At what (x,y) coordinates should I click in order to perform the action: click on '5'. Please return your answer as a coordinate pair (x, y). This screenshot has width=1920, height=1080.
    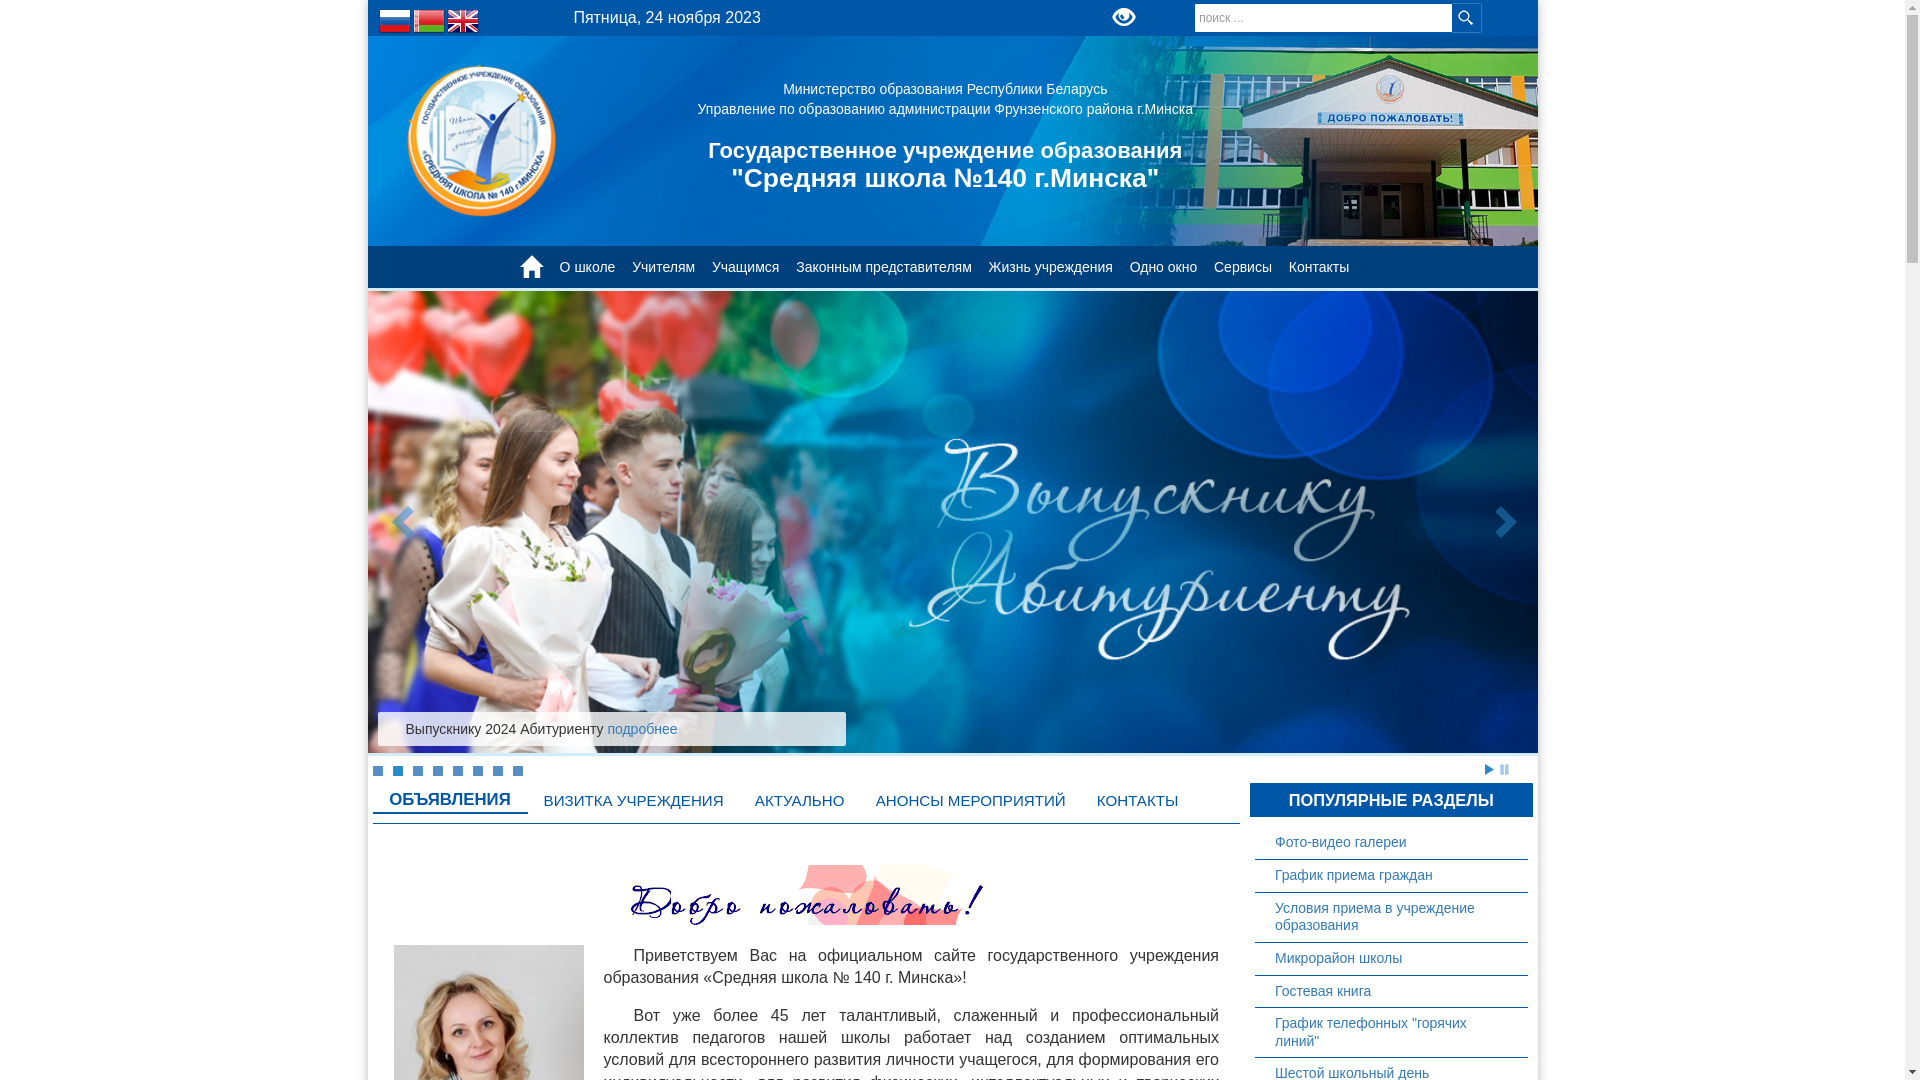
    Looking at the image, I should click on (455, 770).